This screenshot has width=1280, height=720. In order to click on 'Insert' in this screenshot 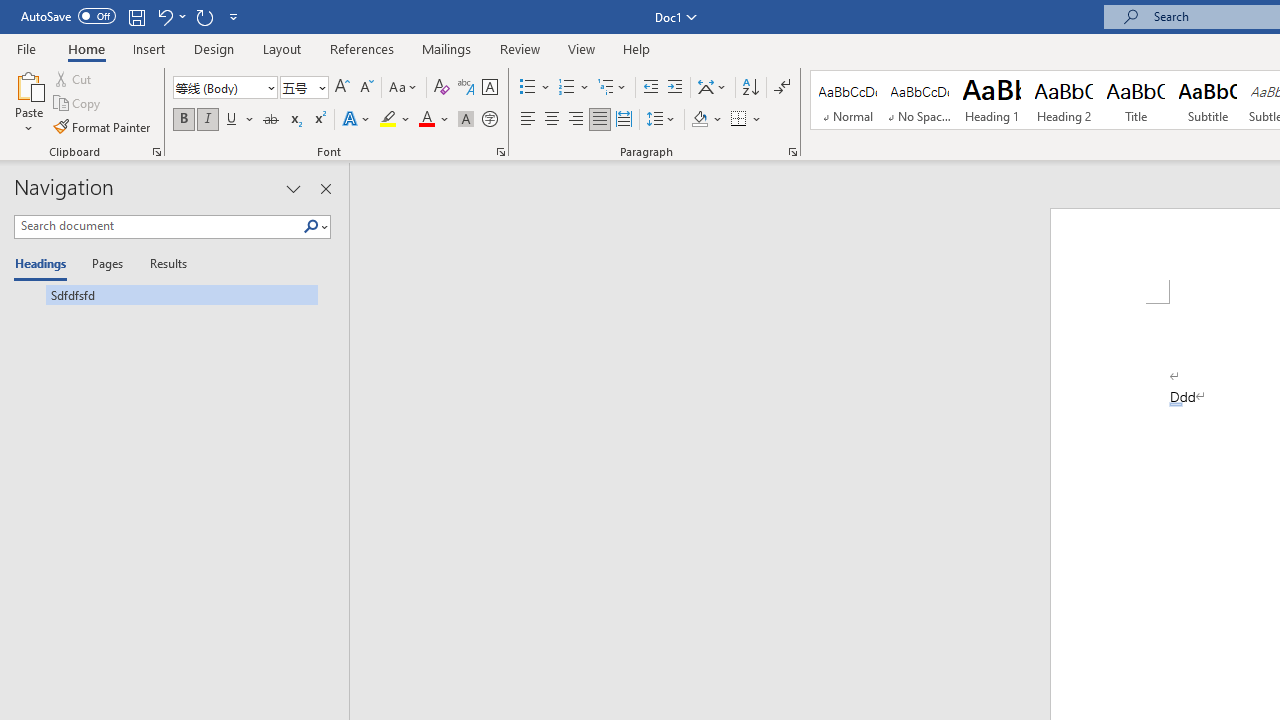, I will do `click(148, 48)`.